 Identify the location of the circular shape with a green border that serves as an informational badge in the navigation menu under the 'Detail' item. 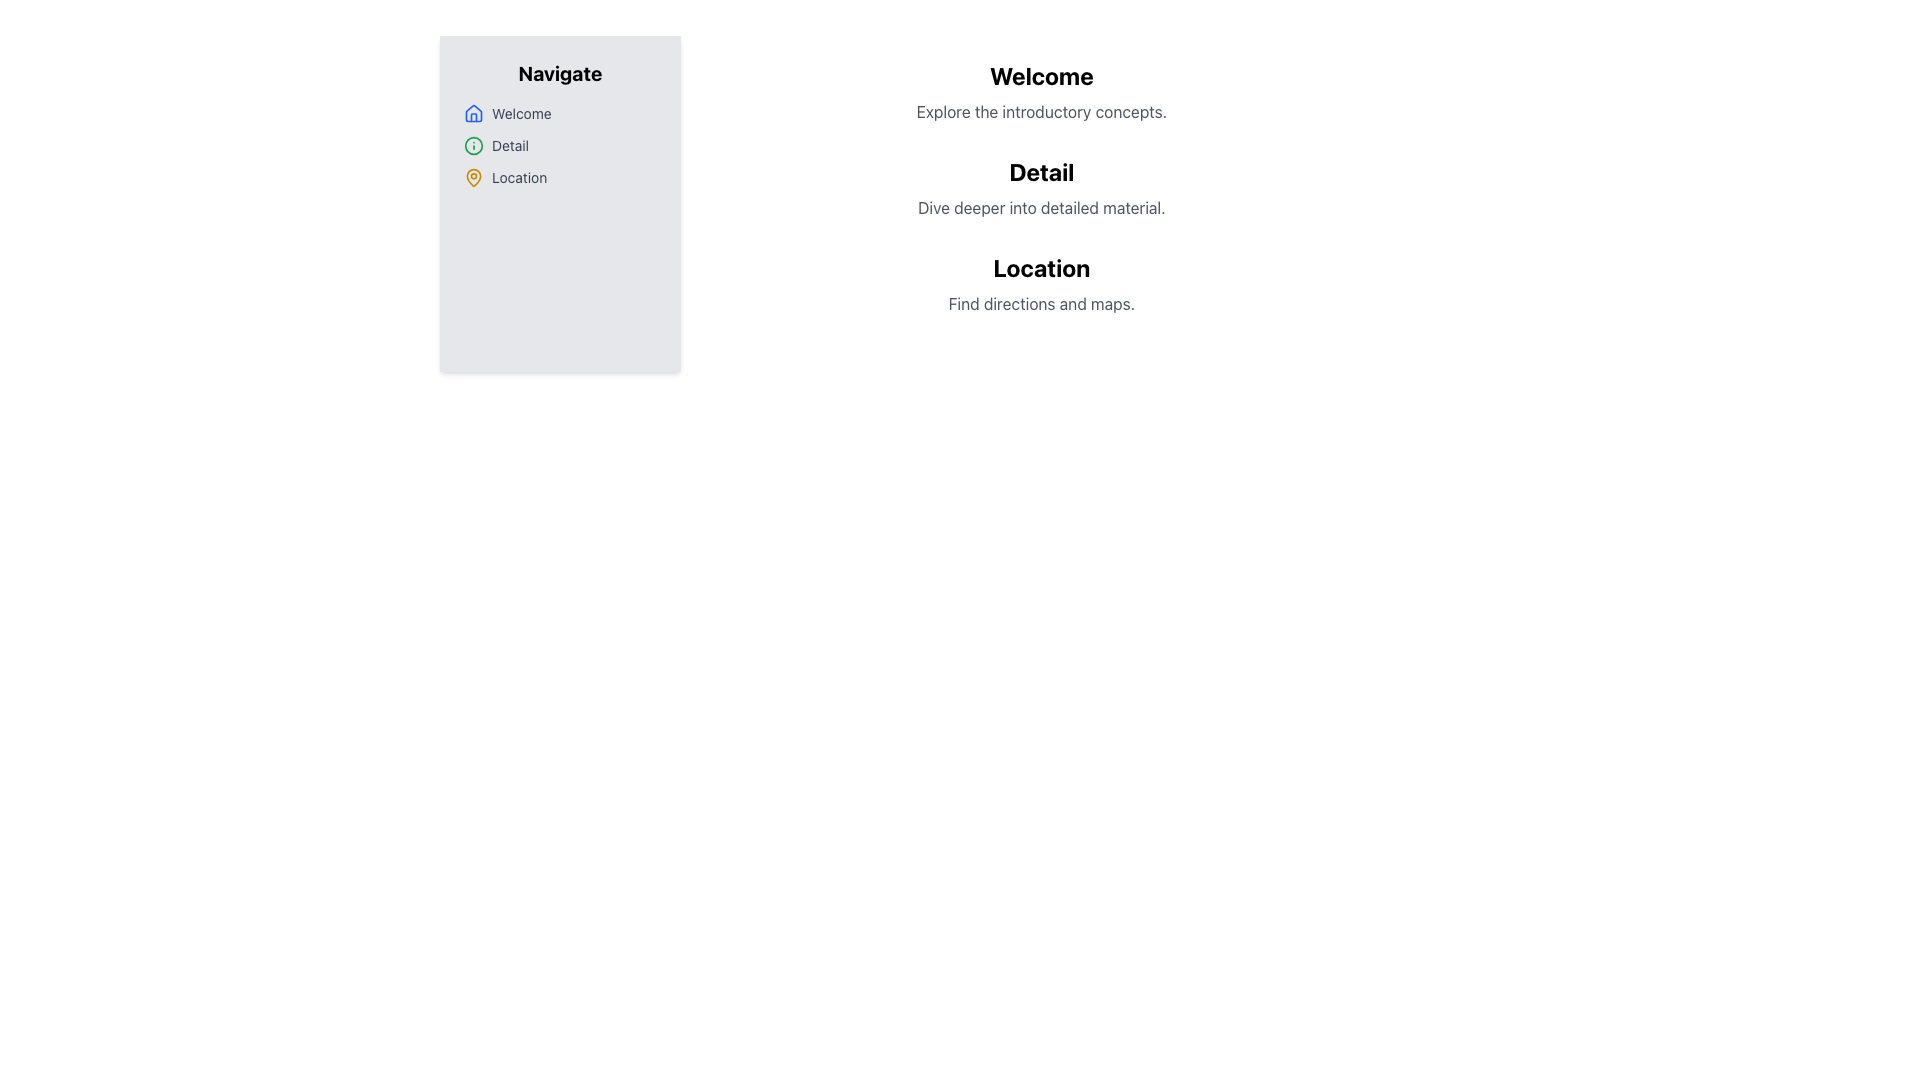
(473, 145).